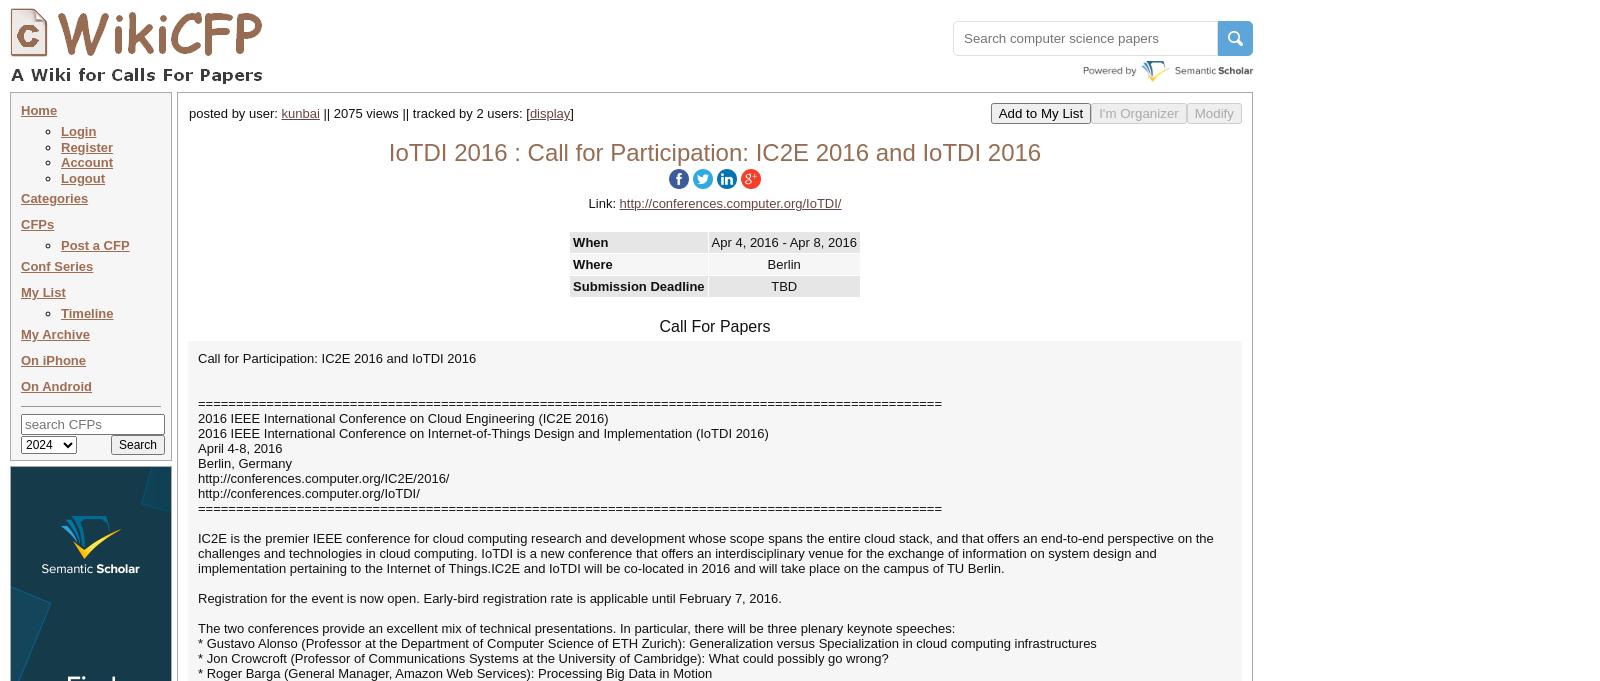 The height and width of the screenshot is (681, 1600). What do you see at coordinates (548, 112) in the screenshot?
I see `'display'` at bounding box center [548, 112].